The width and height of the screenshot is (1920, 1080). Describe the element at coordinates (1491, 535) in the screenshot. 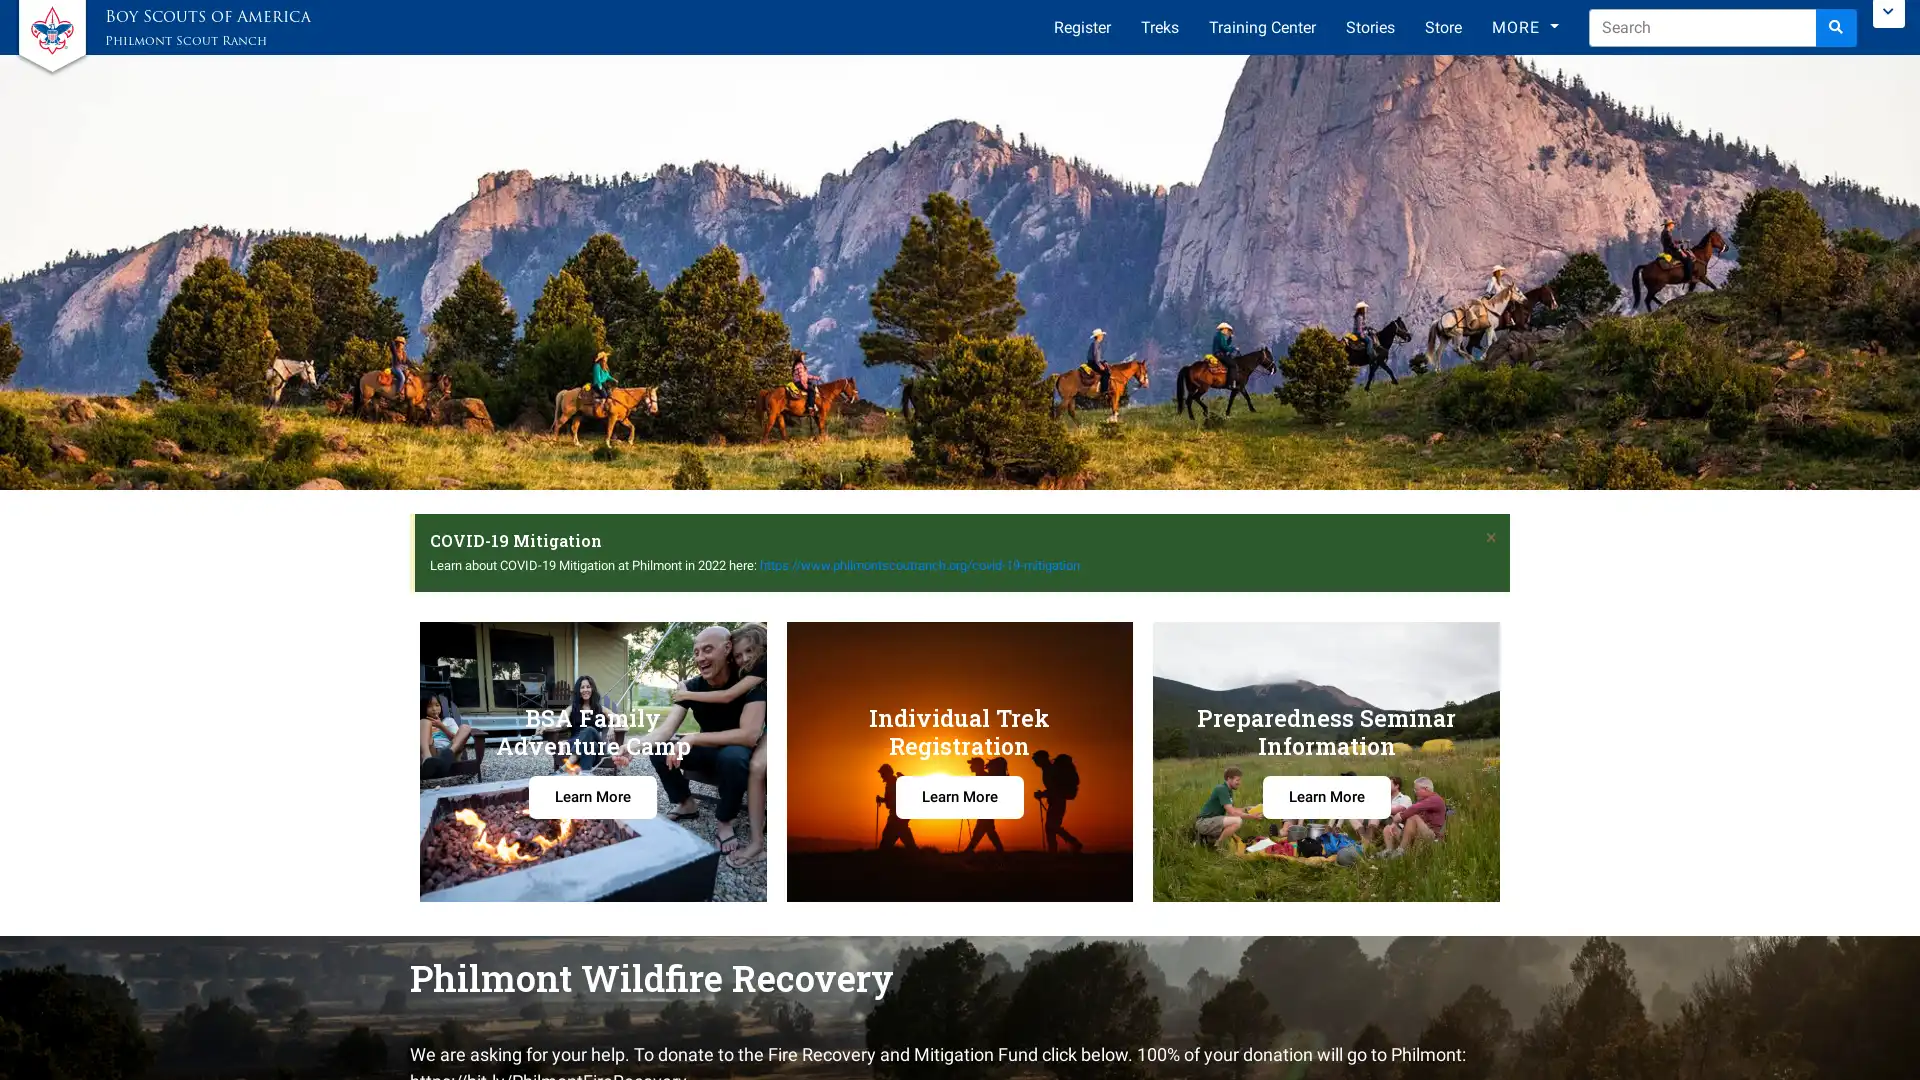

I see `Dismiss alert` at that location.